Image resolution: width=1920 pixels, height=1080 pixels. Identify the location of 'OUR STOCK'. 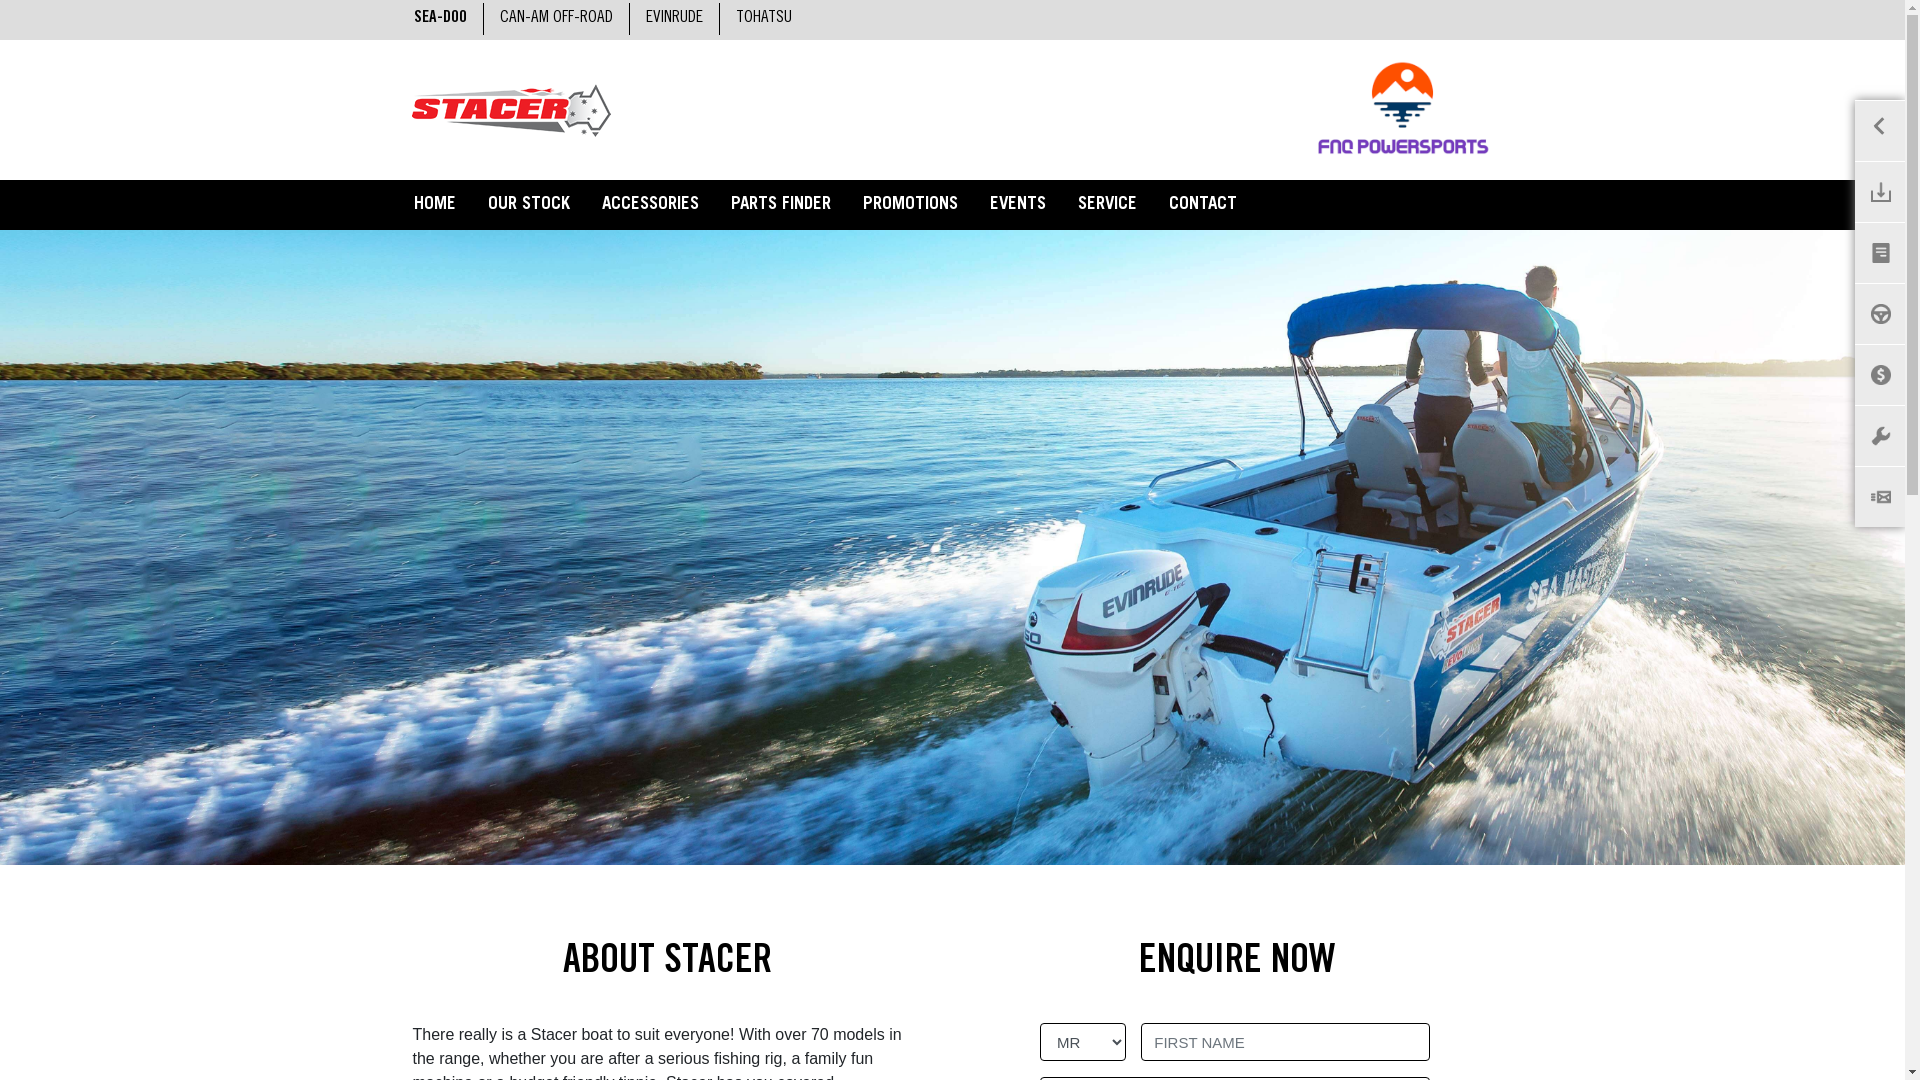
(470, 205).